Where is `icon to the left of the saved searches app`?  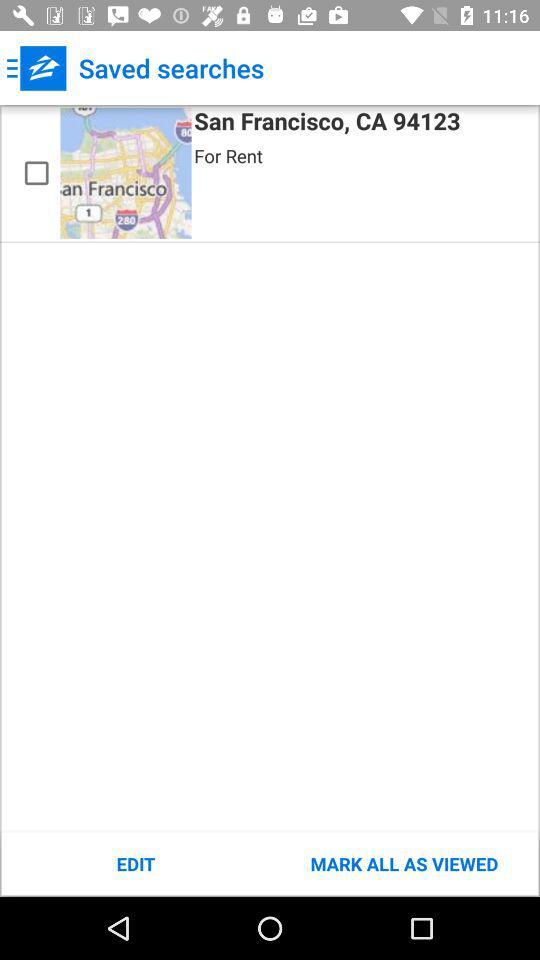 icon to the left of the saved searches app is located at coordinates (36, 68).